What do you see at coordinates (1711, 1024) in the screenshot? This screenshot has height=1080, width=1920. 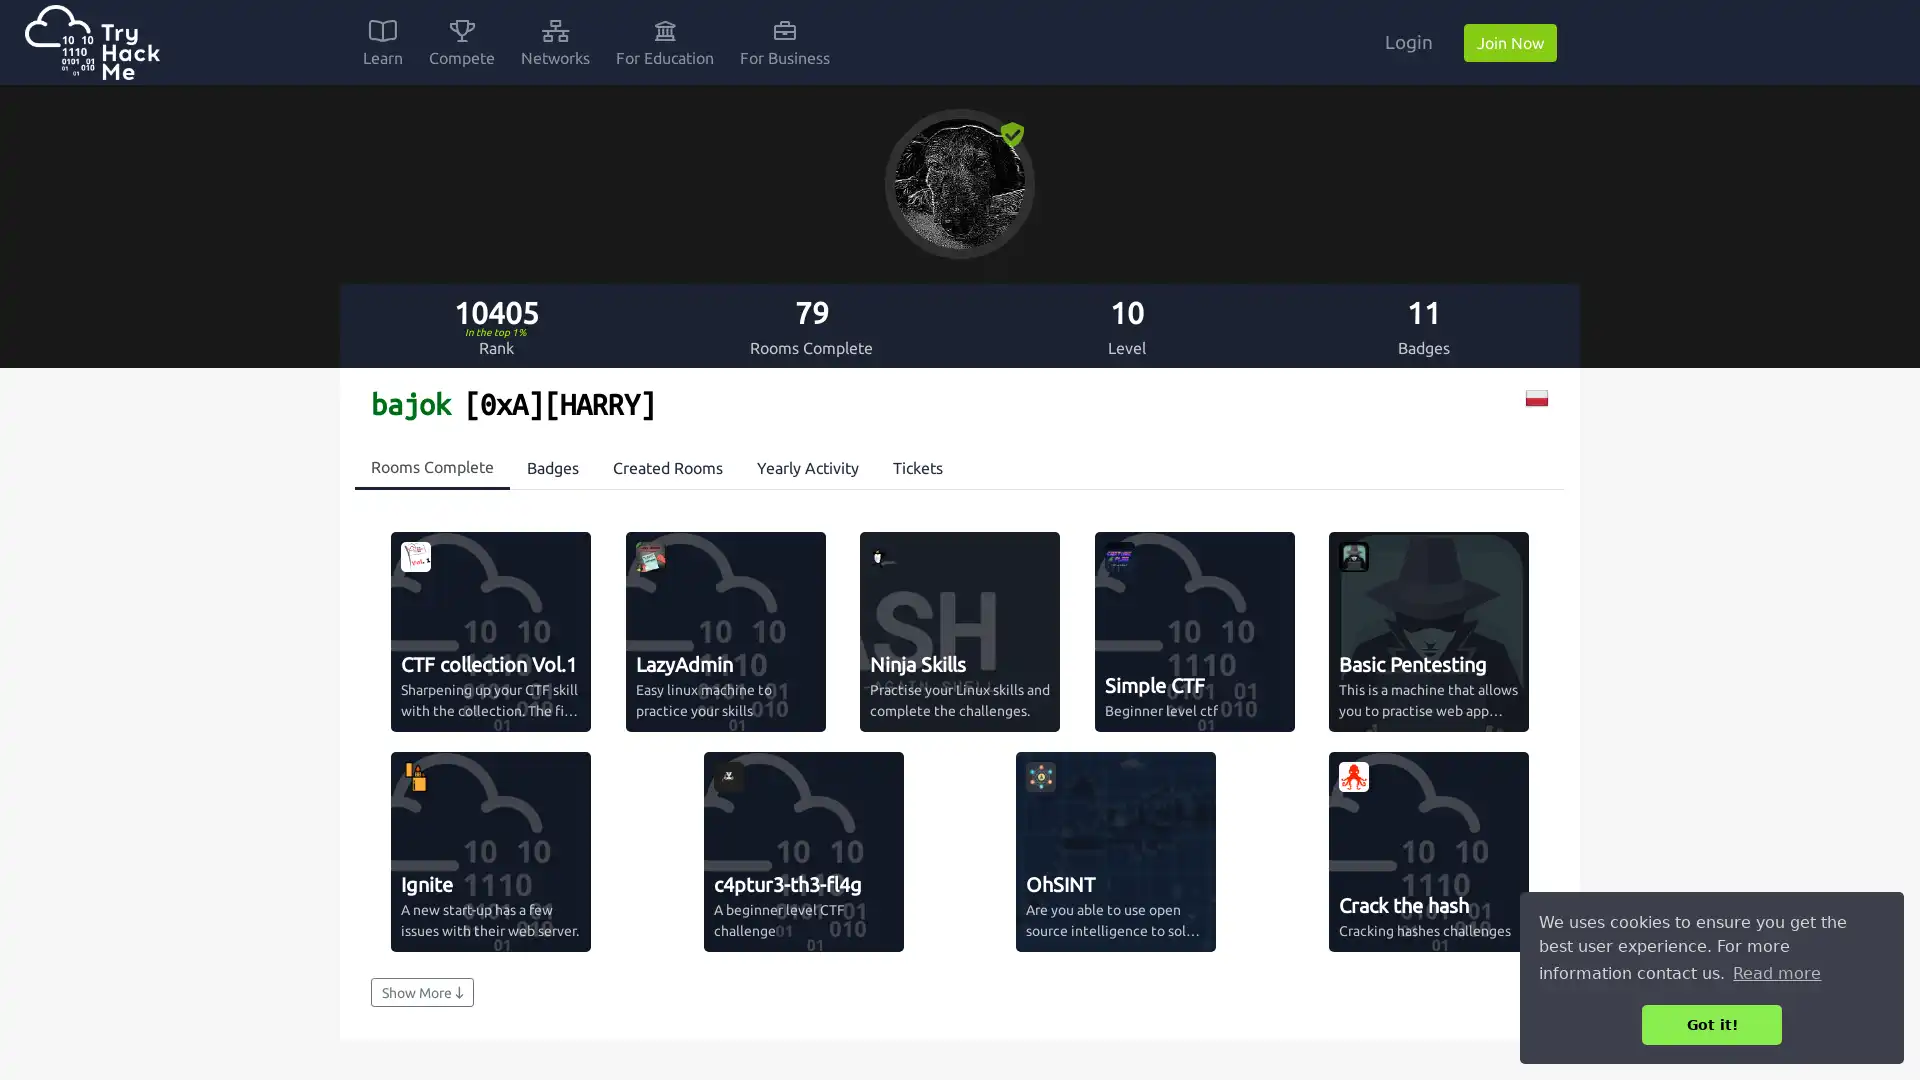 I see `dismiss cookie message` at bounding box center [1711, 1024].